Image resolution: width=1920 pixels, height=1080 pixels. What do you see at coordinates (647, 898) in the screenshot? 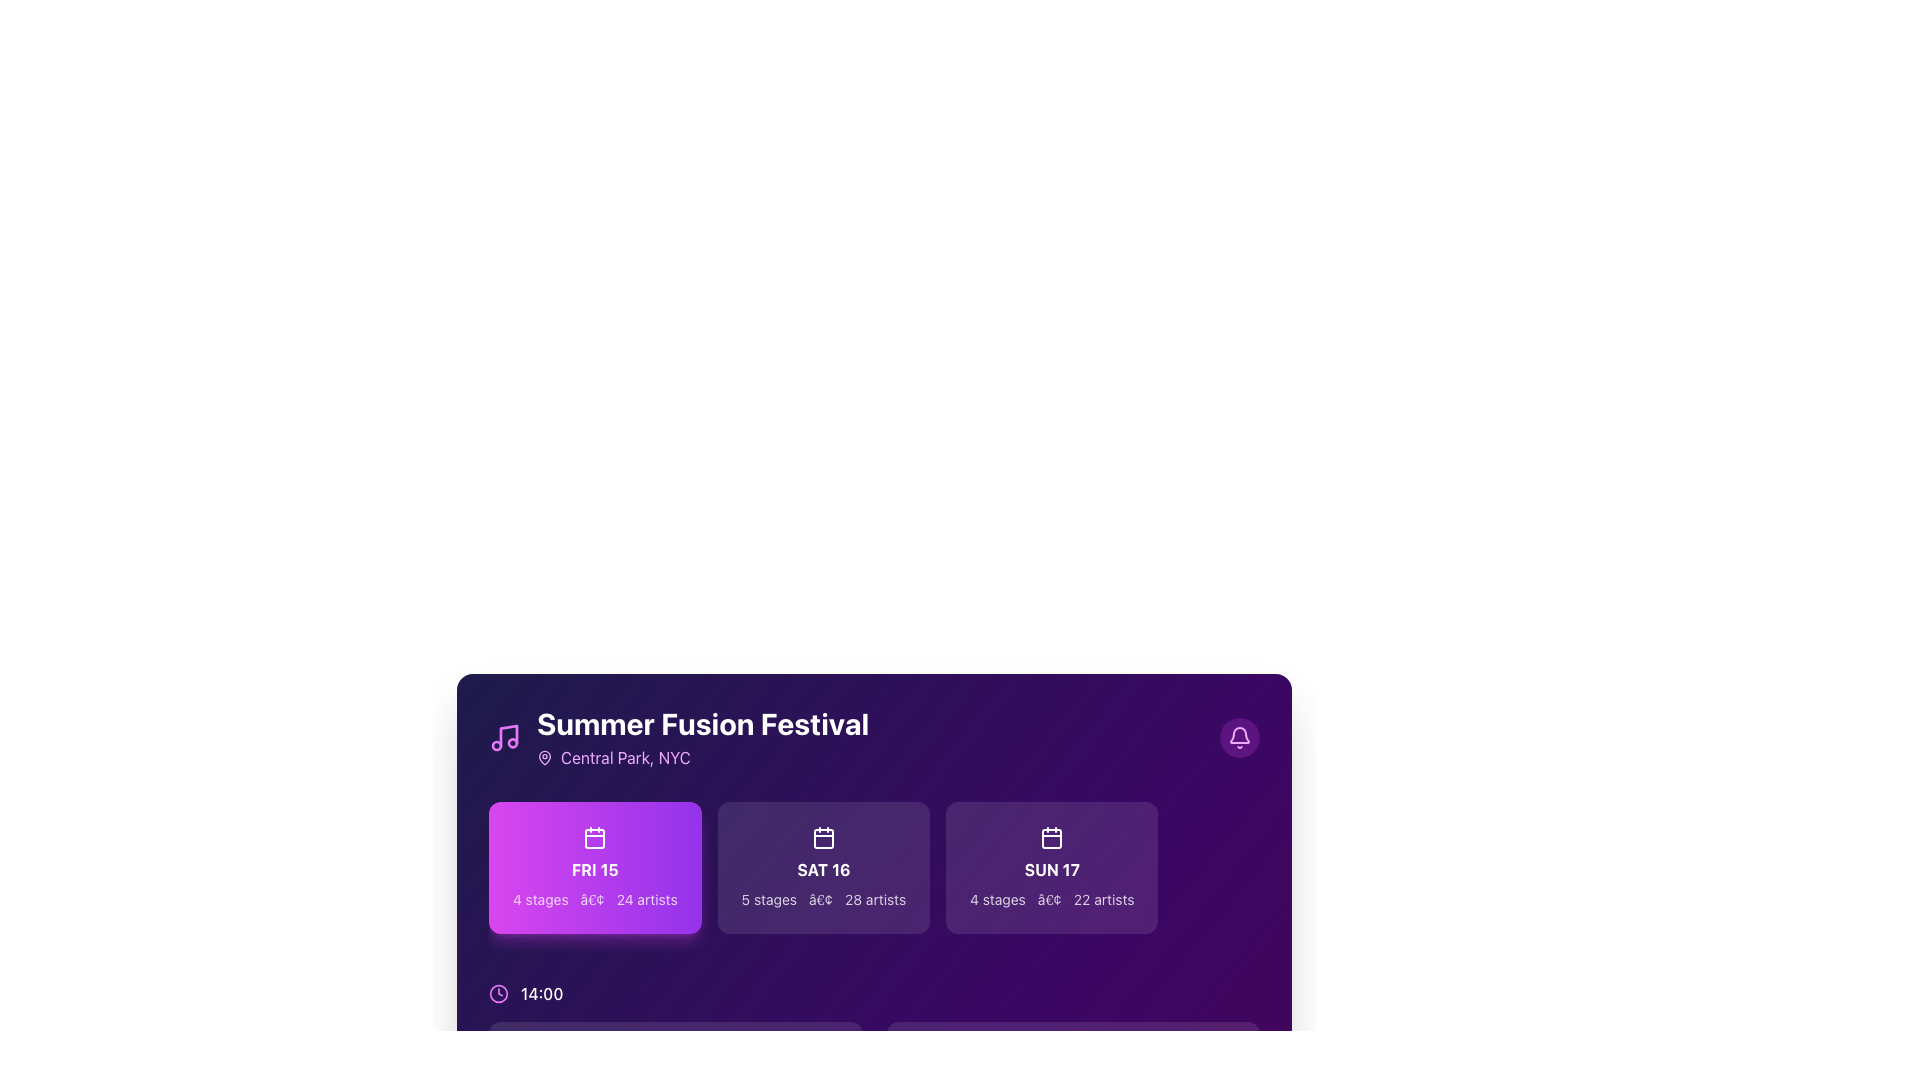
I see `the text label displaying '24 artists', which is rendered in white sans-serif font on a purple background, located within the bottom section of the purple box labeled 'FRI 15'` at bounding box center [647, 898].